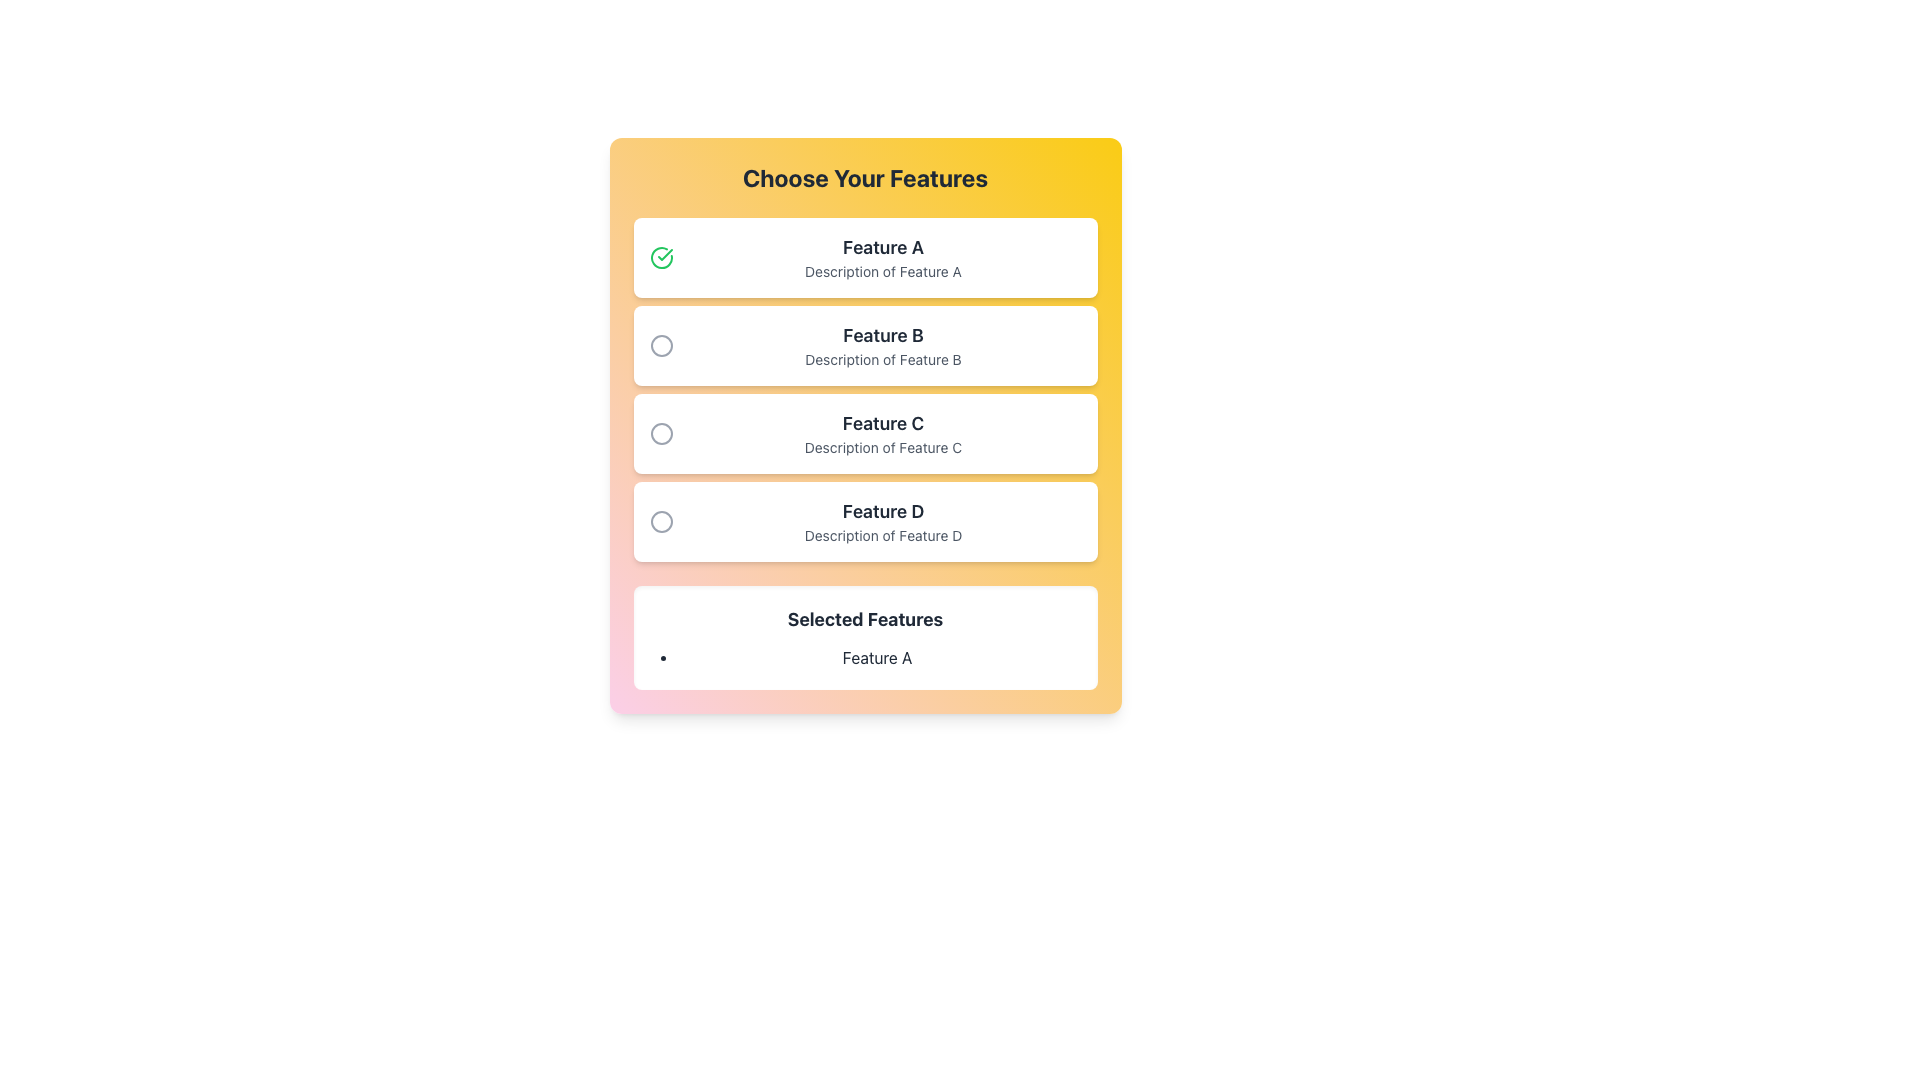  Describe the element at coordinates (882, 423) in the screenshot. I see `the 'Feature C' text label, which serves as the title for a selectable feature option under the section 'Choose Your Features'` at that location.